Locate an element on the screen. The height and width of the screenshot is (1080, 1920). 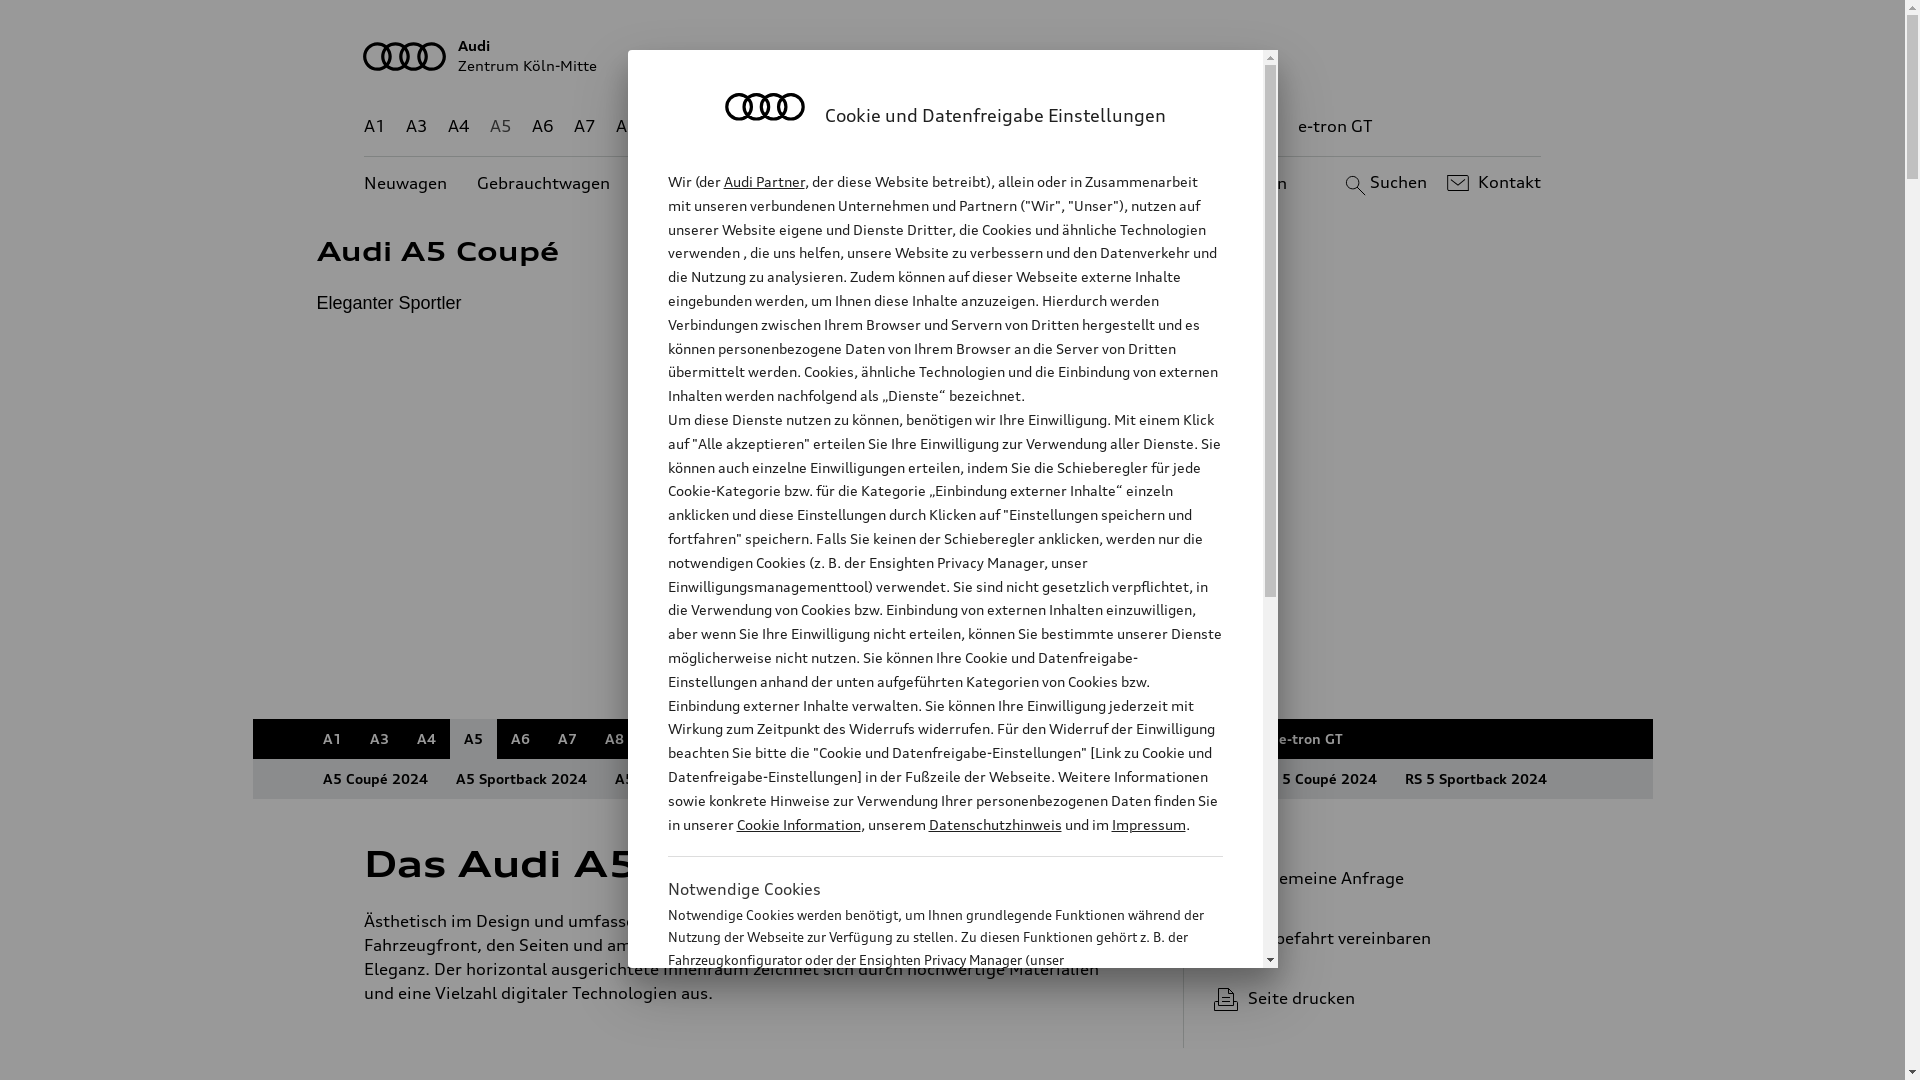
'Gebrauchtwagen' is located at coordinates (543, 183).